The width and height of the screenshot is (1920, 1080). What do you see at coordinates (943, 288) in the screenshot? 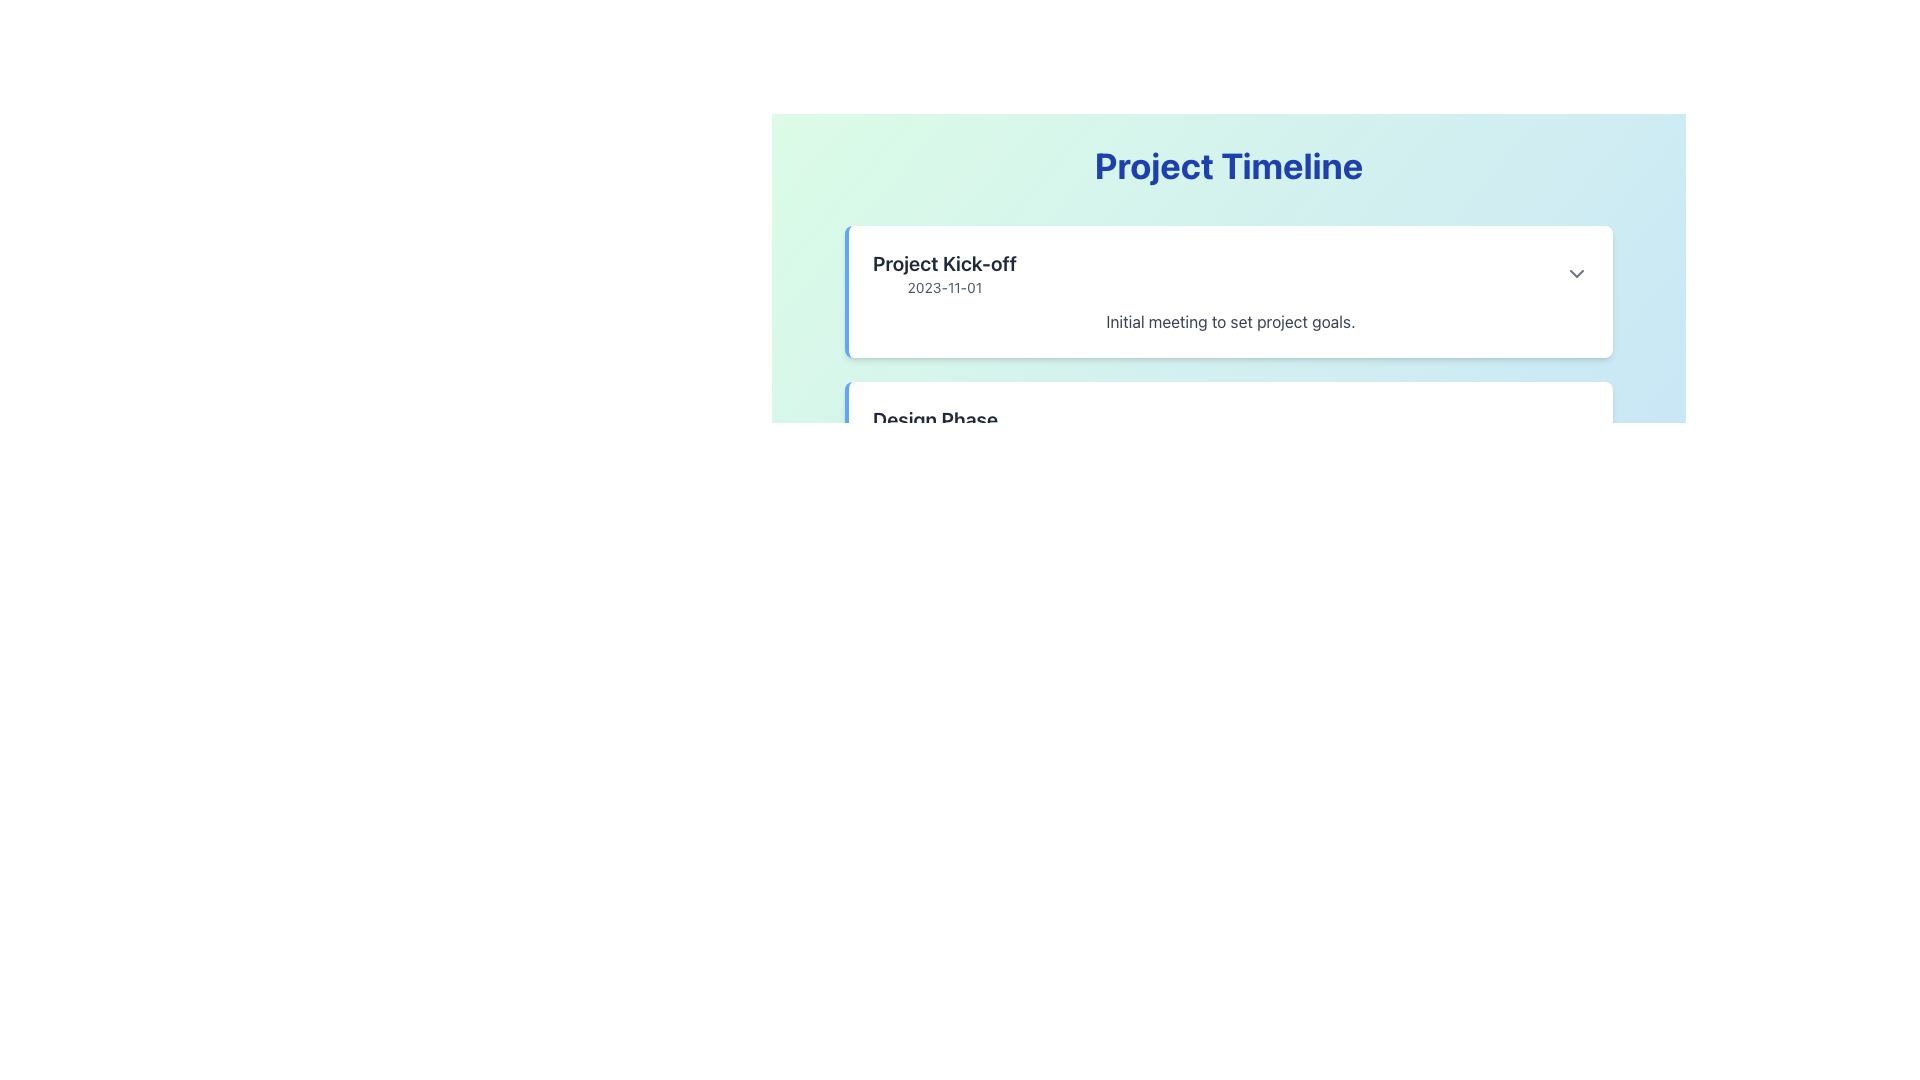
I see `the static text displaying the date '2023-11-01', which is styled in gray and located directly beneath the title 'Project Kick-off'` at bounding box center [943, 288].